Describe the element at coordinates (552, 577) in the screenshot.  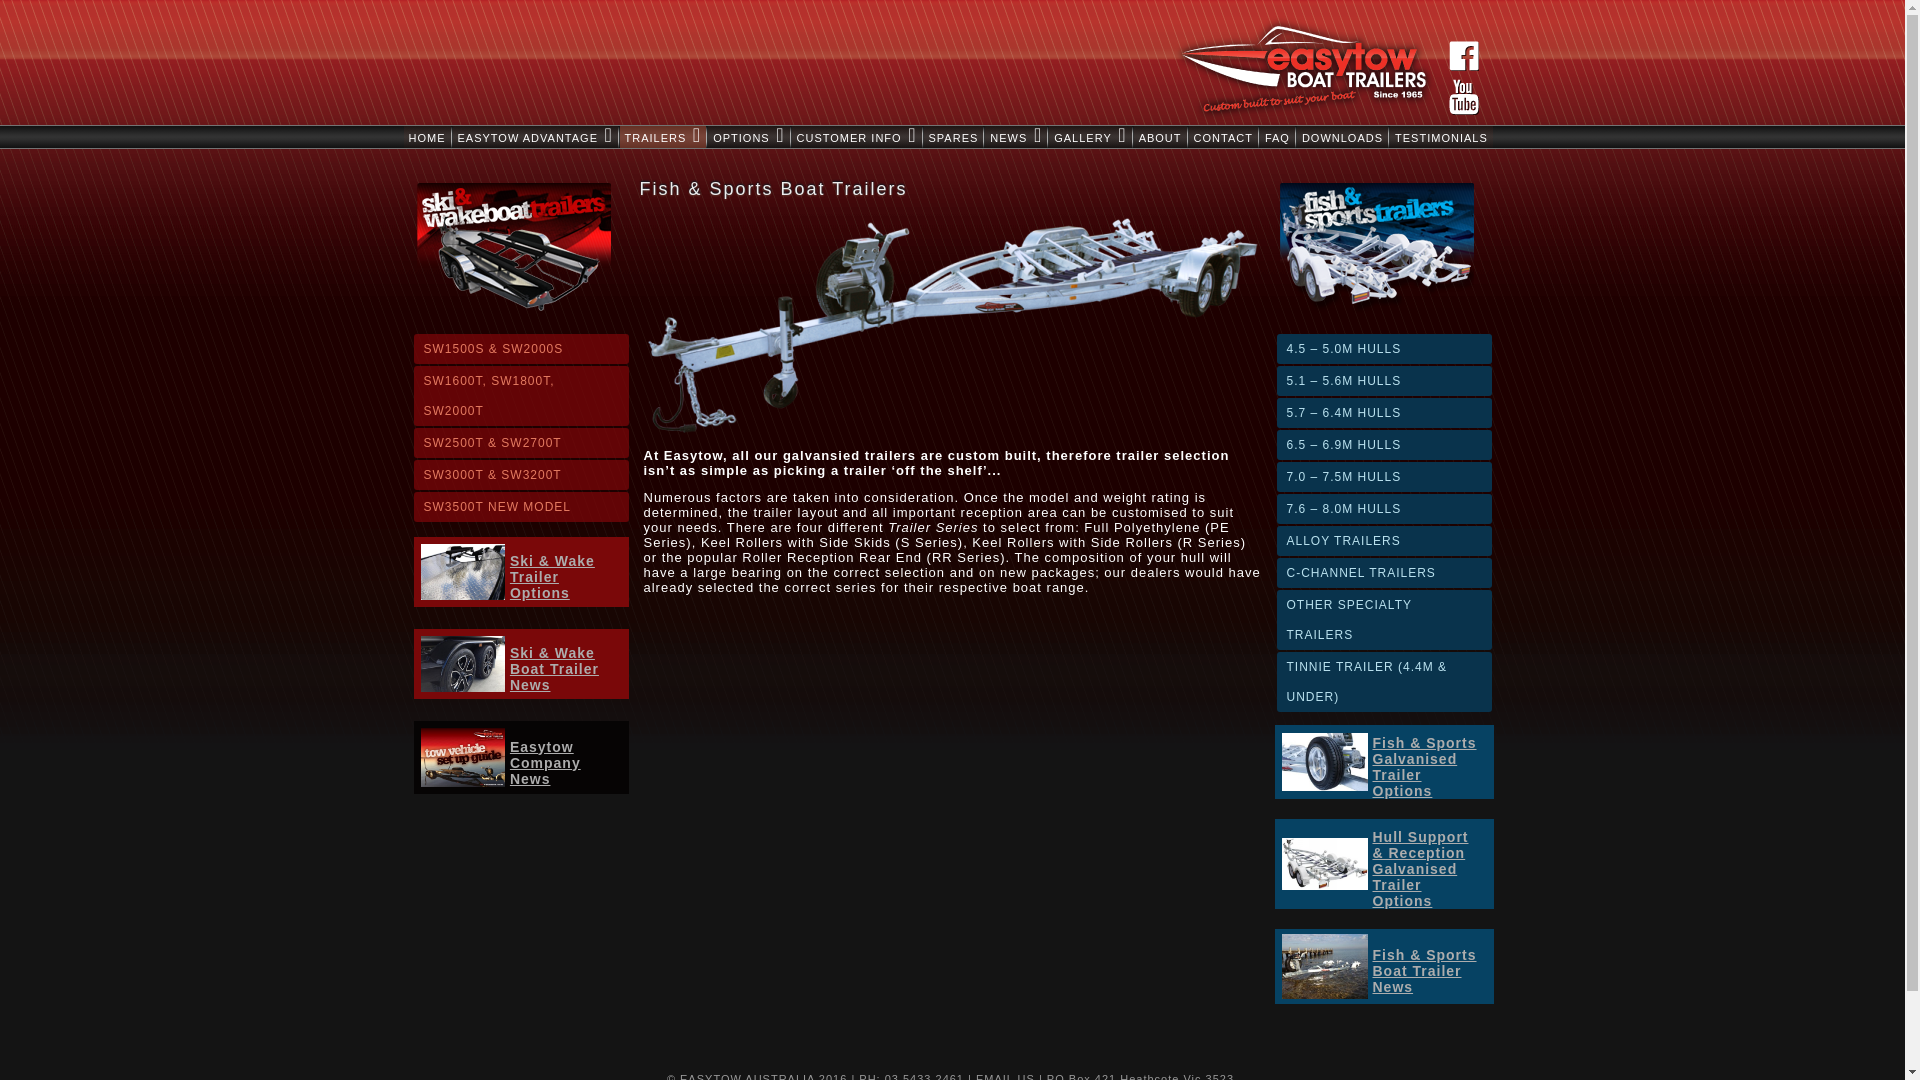
I see `'Ski & Wake Trailer Options'` at that location.